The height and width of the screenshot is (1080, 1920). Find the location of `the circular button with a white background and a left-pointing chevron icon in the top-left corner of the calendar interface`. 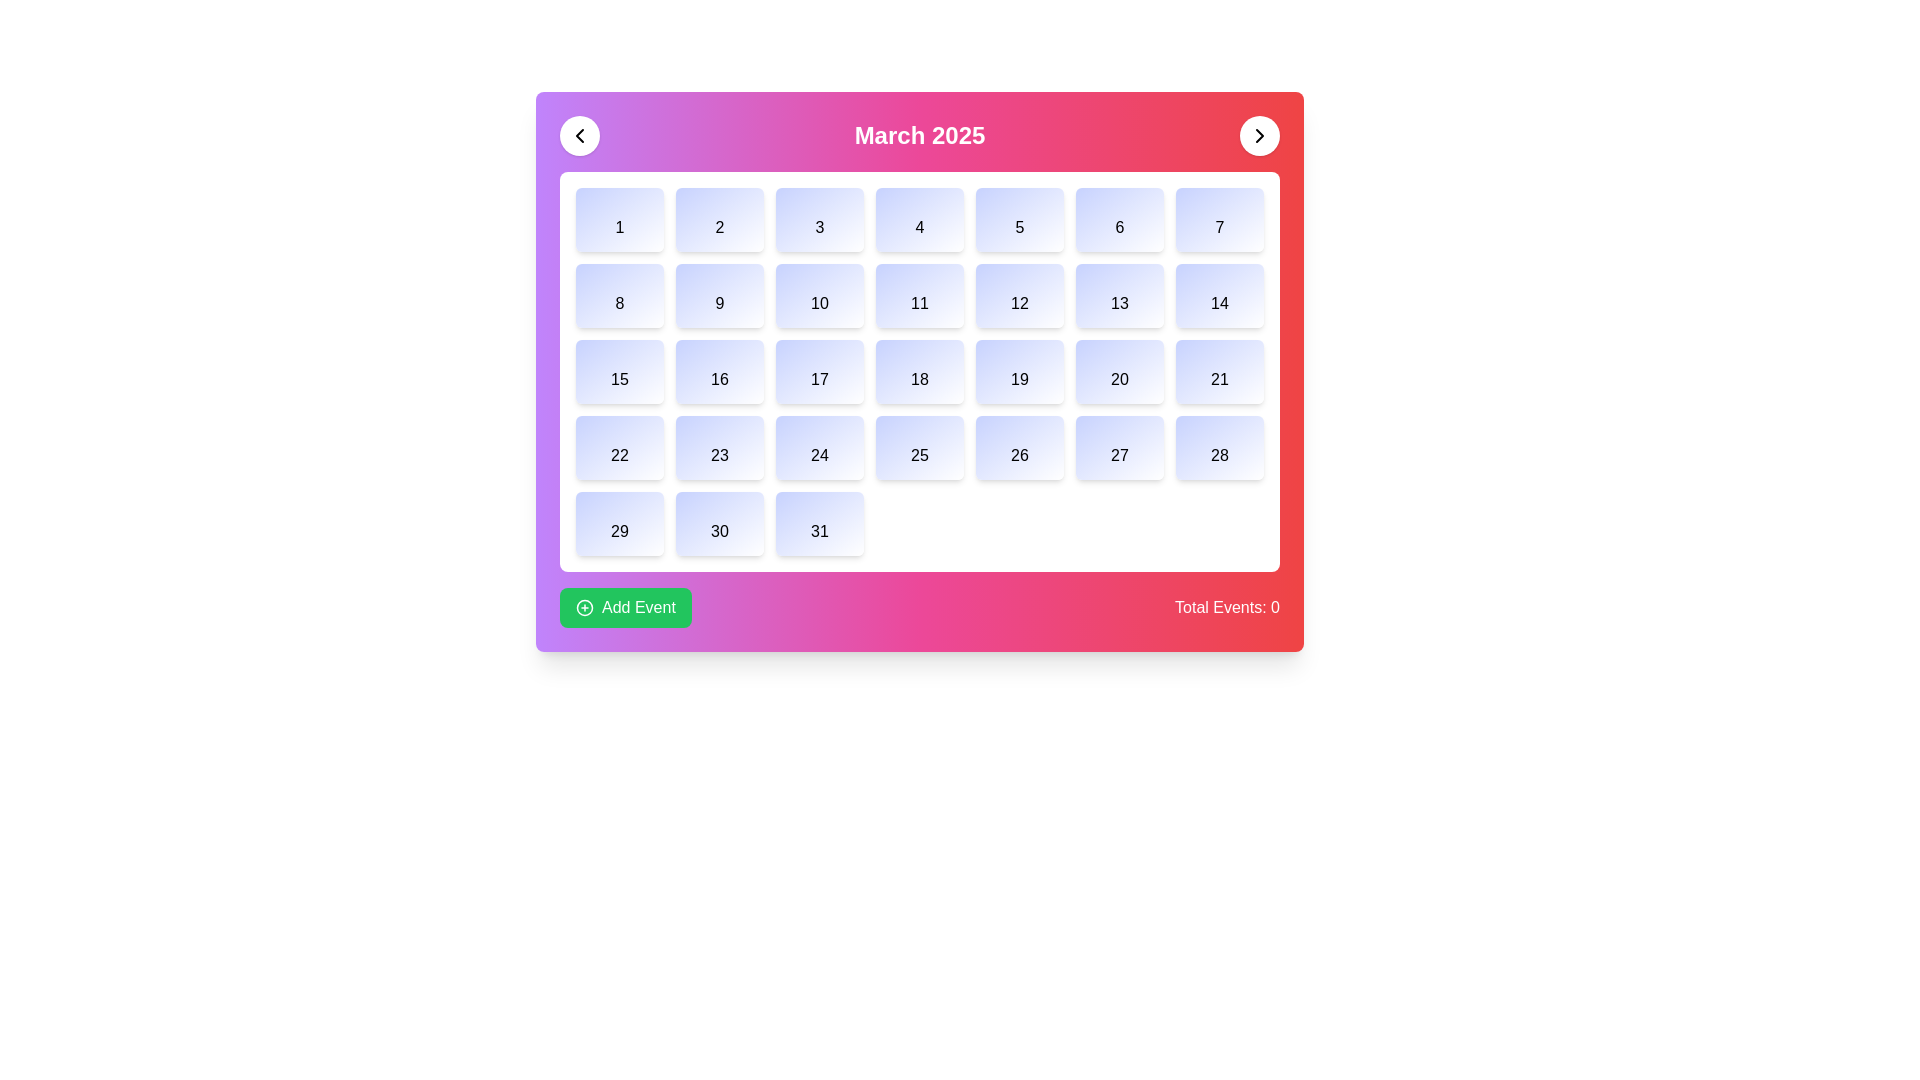

the circular button with a white background and a left-pointing chevron icon in the top-left corner of the calendar interface is located at coordinates (579, 135).